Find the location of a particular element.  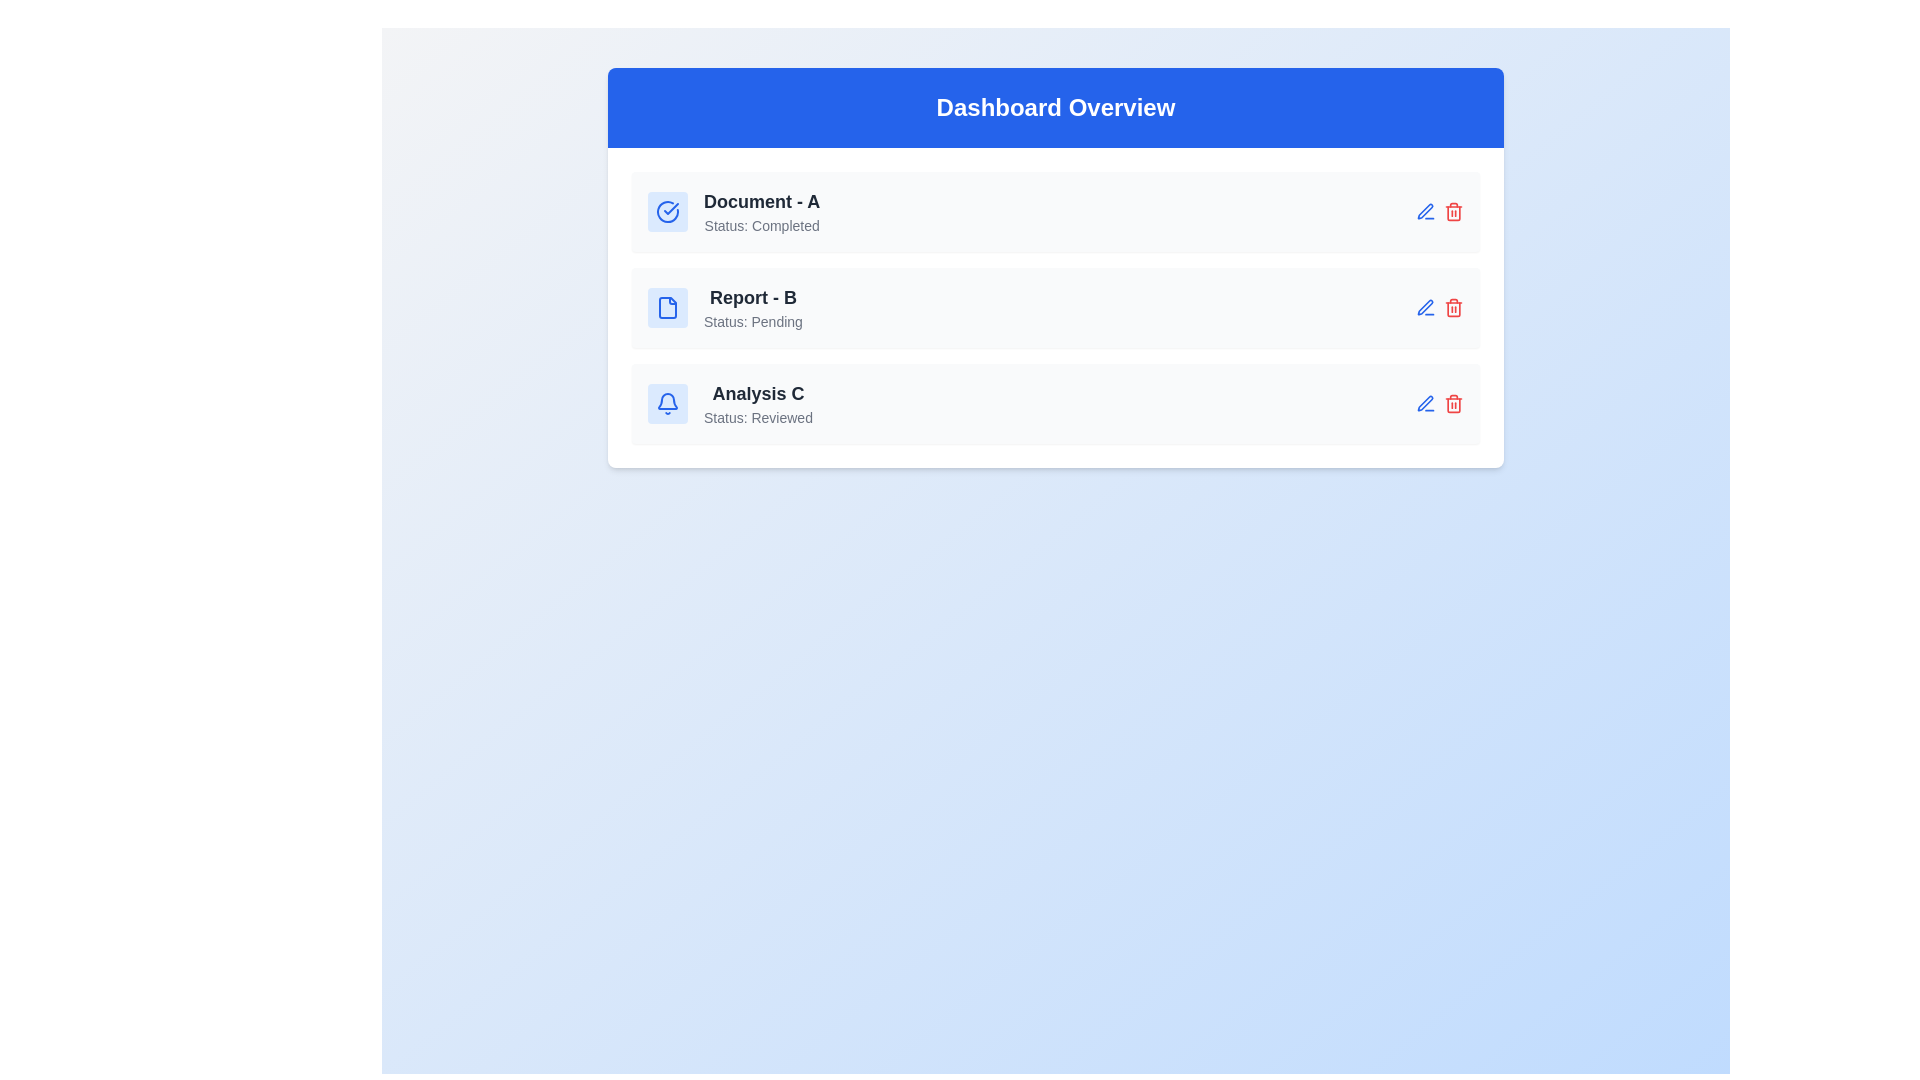

the graphical icon indicating notifications or alerts related to the 'Analysis C' section, located in the 'Dashboard Overview' card, to the left of the 'Analysis C' text is located at coordinates (667, 404).